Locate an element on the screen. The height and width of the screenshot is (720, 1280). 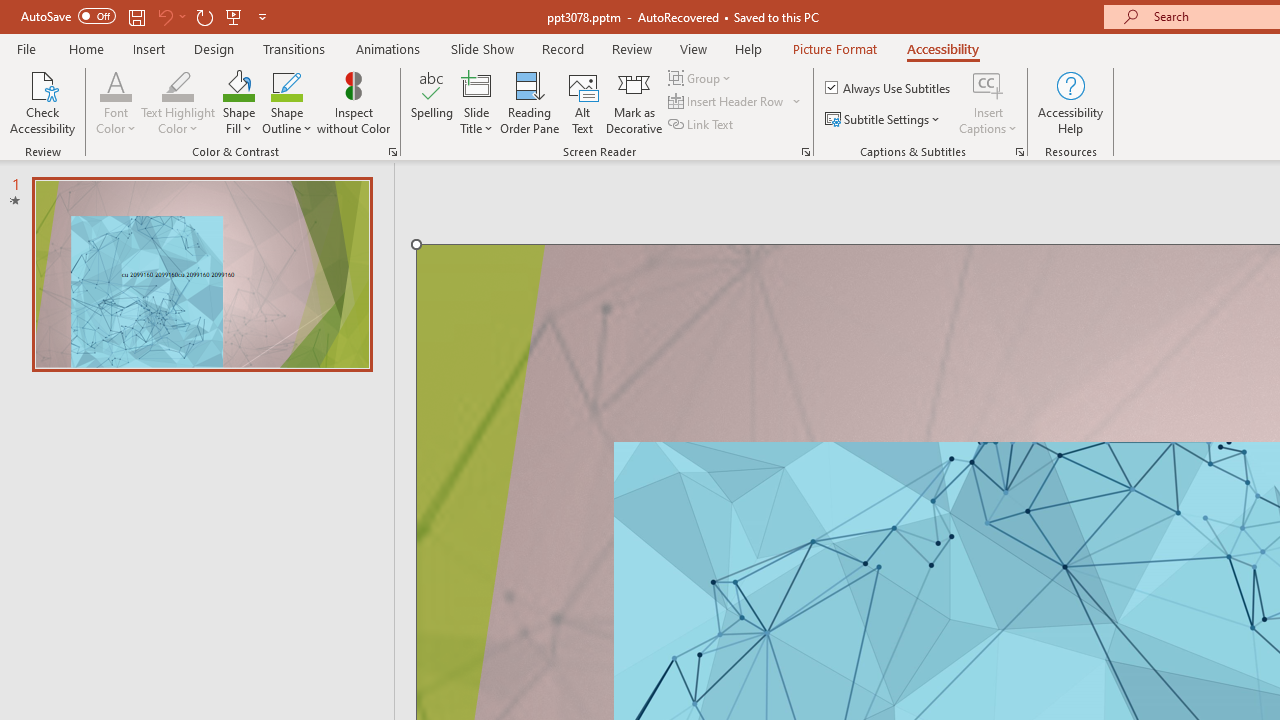
'Insert Captions' is located at coordinates (988, 103).